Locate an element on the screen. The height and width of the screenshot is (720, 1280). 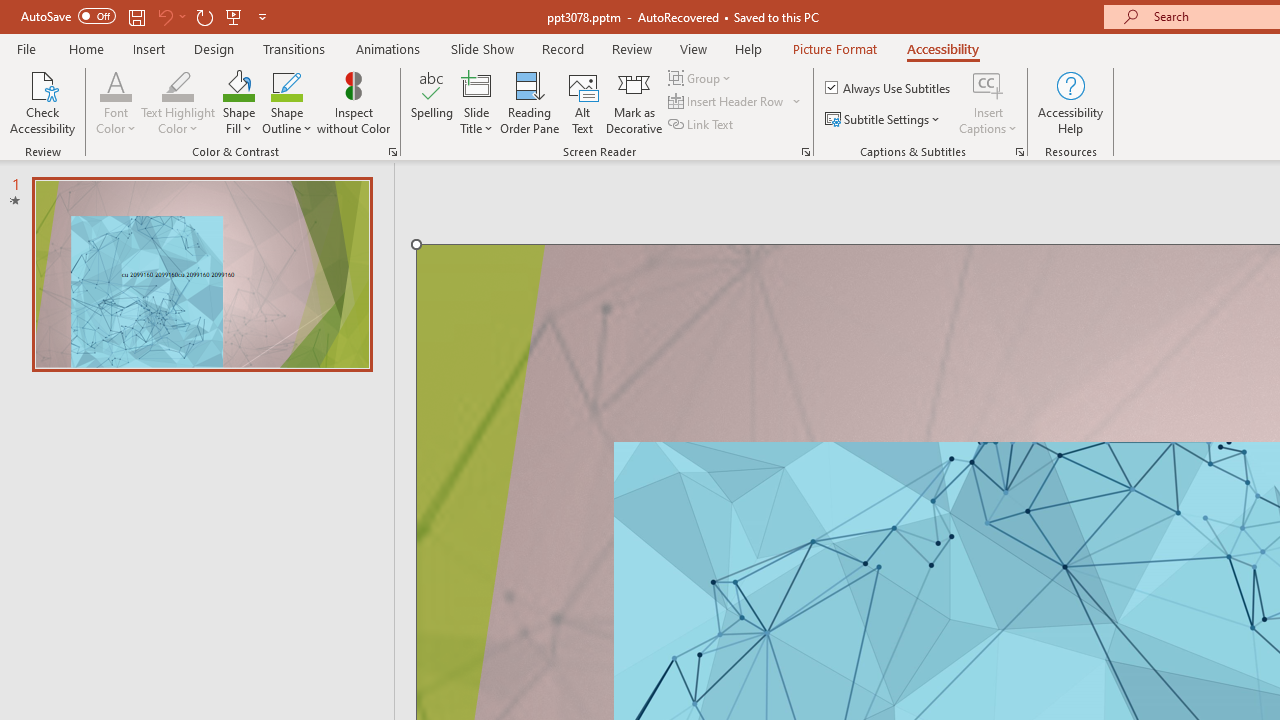
'Insert Captions' is located at coordinates (988, 103).